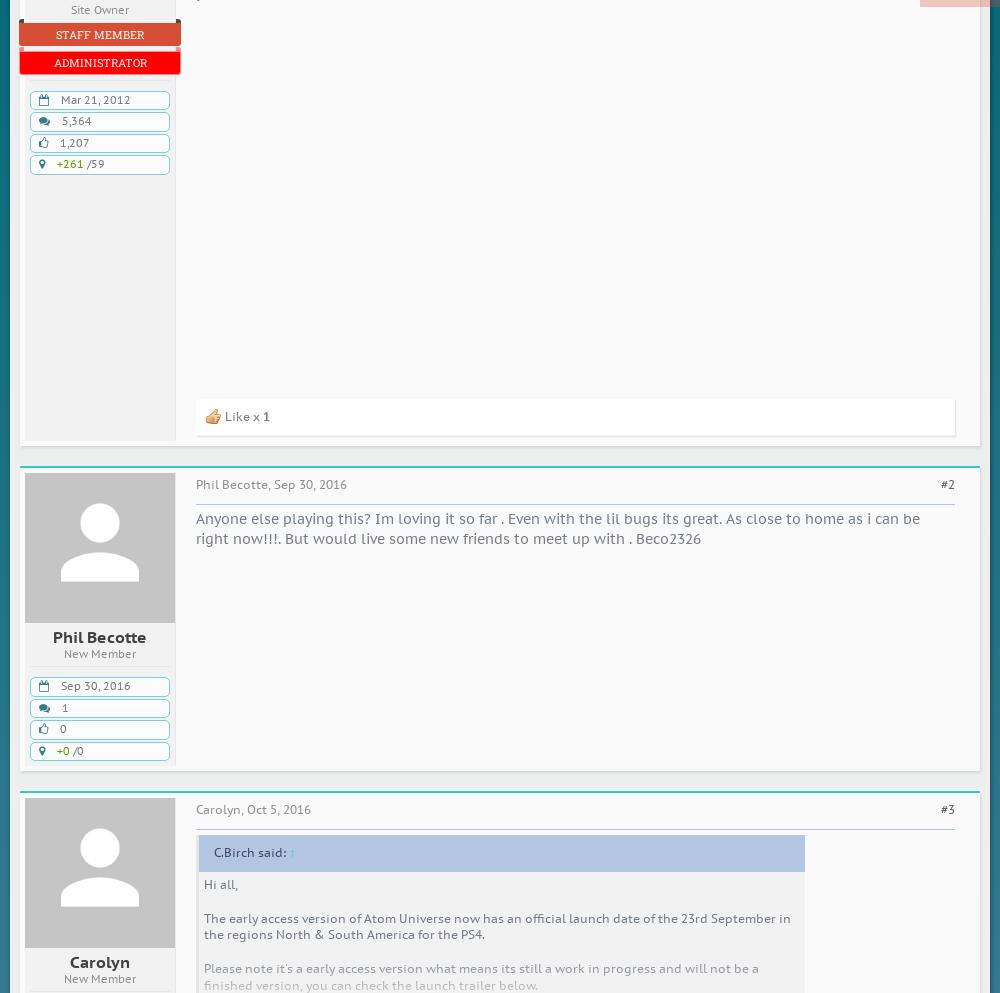 This screenshot has height=993, width=1000. I want to click on 'Administrator', so click(98, 62).